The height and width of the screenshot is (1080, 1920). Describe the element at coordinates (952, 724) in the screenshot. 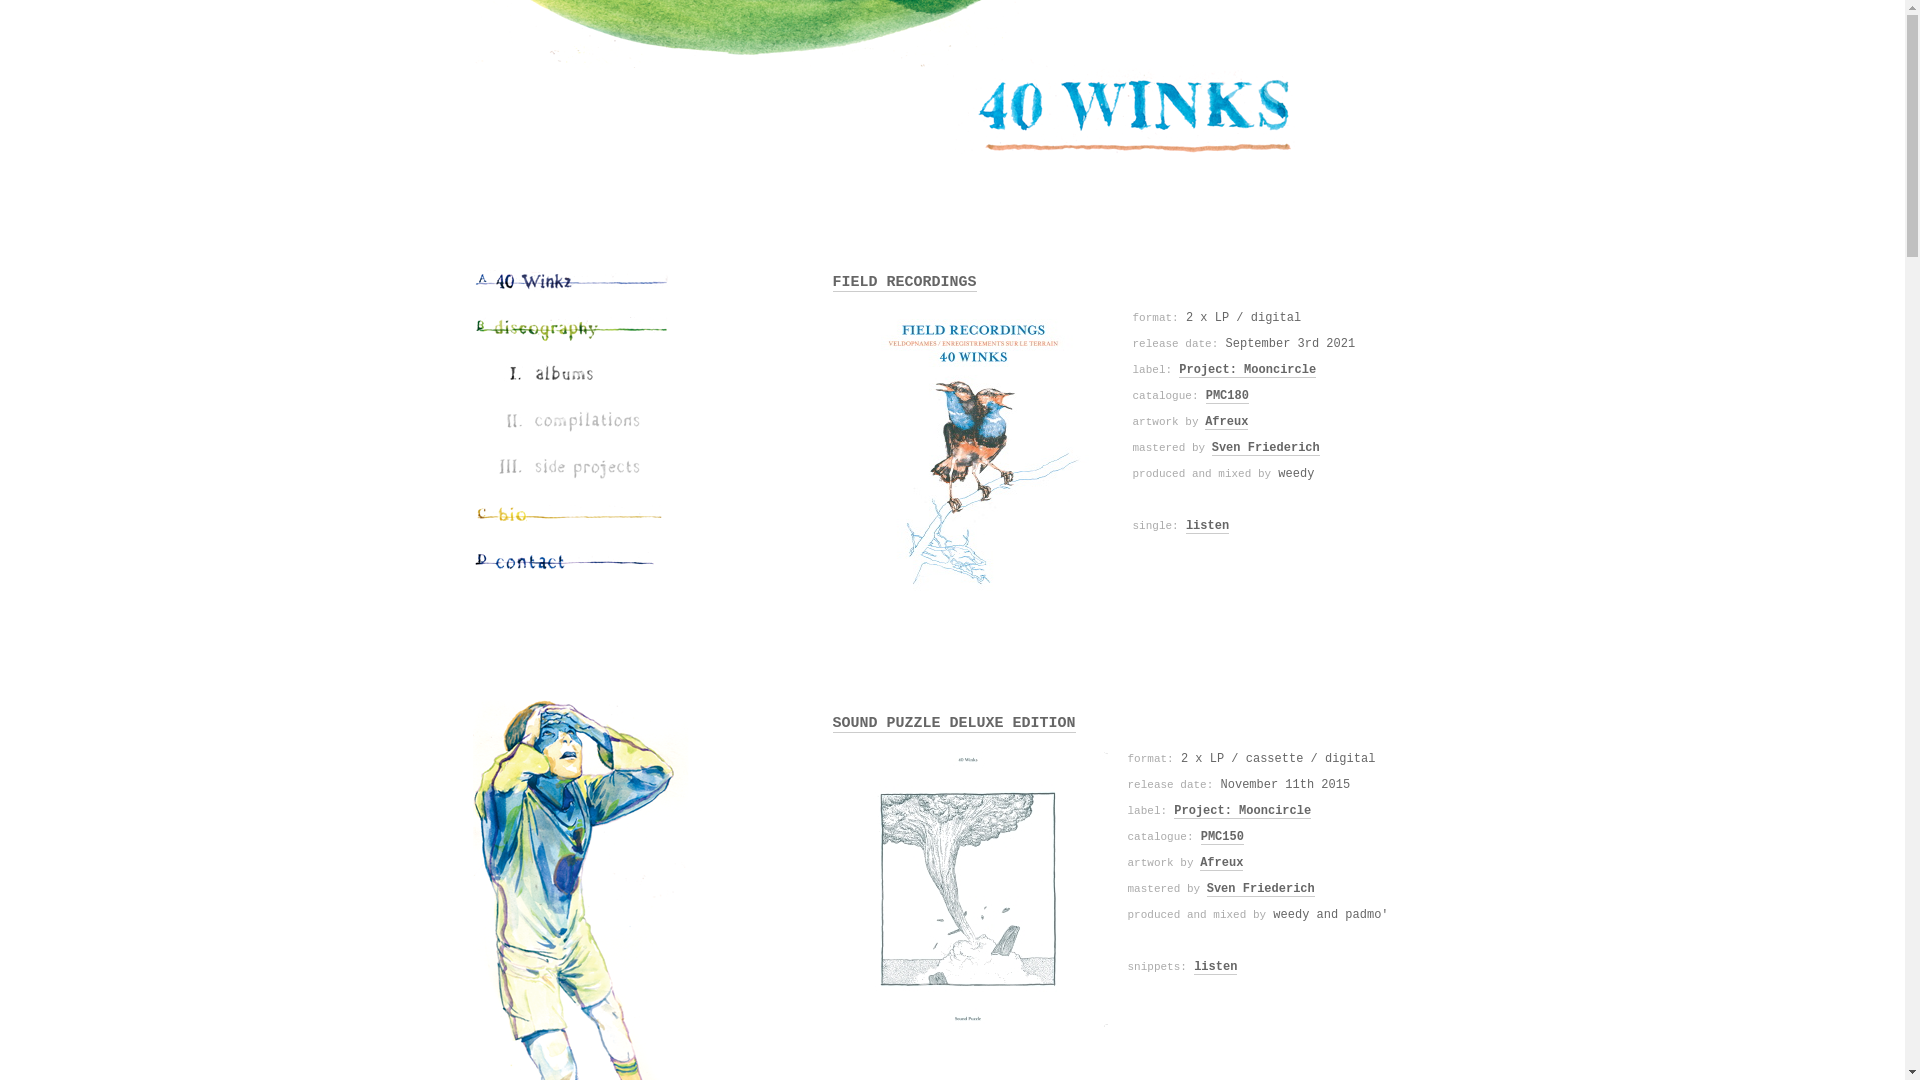

I see `'SOUND PUZZLE DELUXE EDITION'` at that location.